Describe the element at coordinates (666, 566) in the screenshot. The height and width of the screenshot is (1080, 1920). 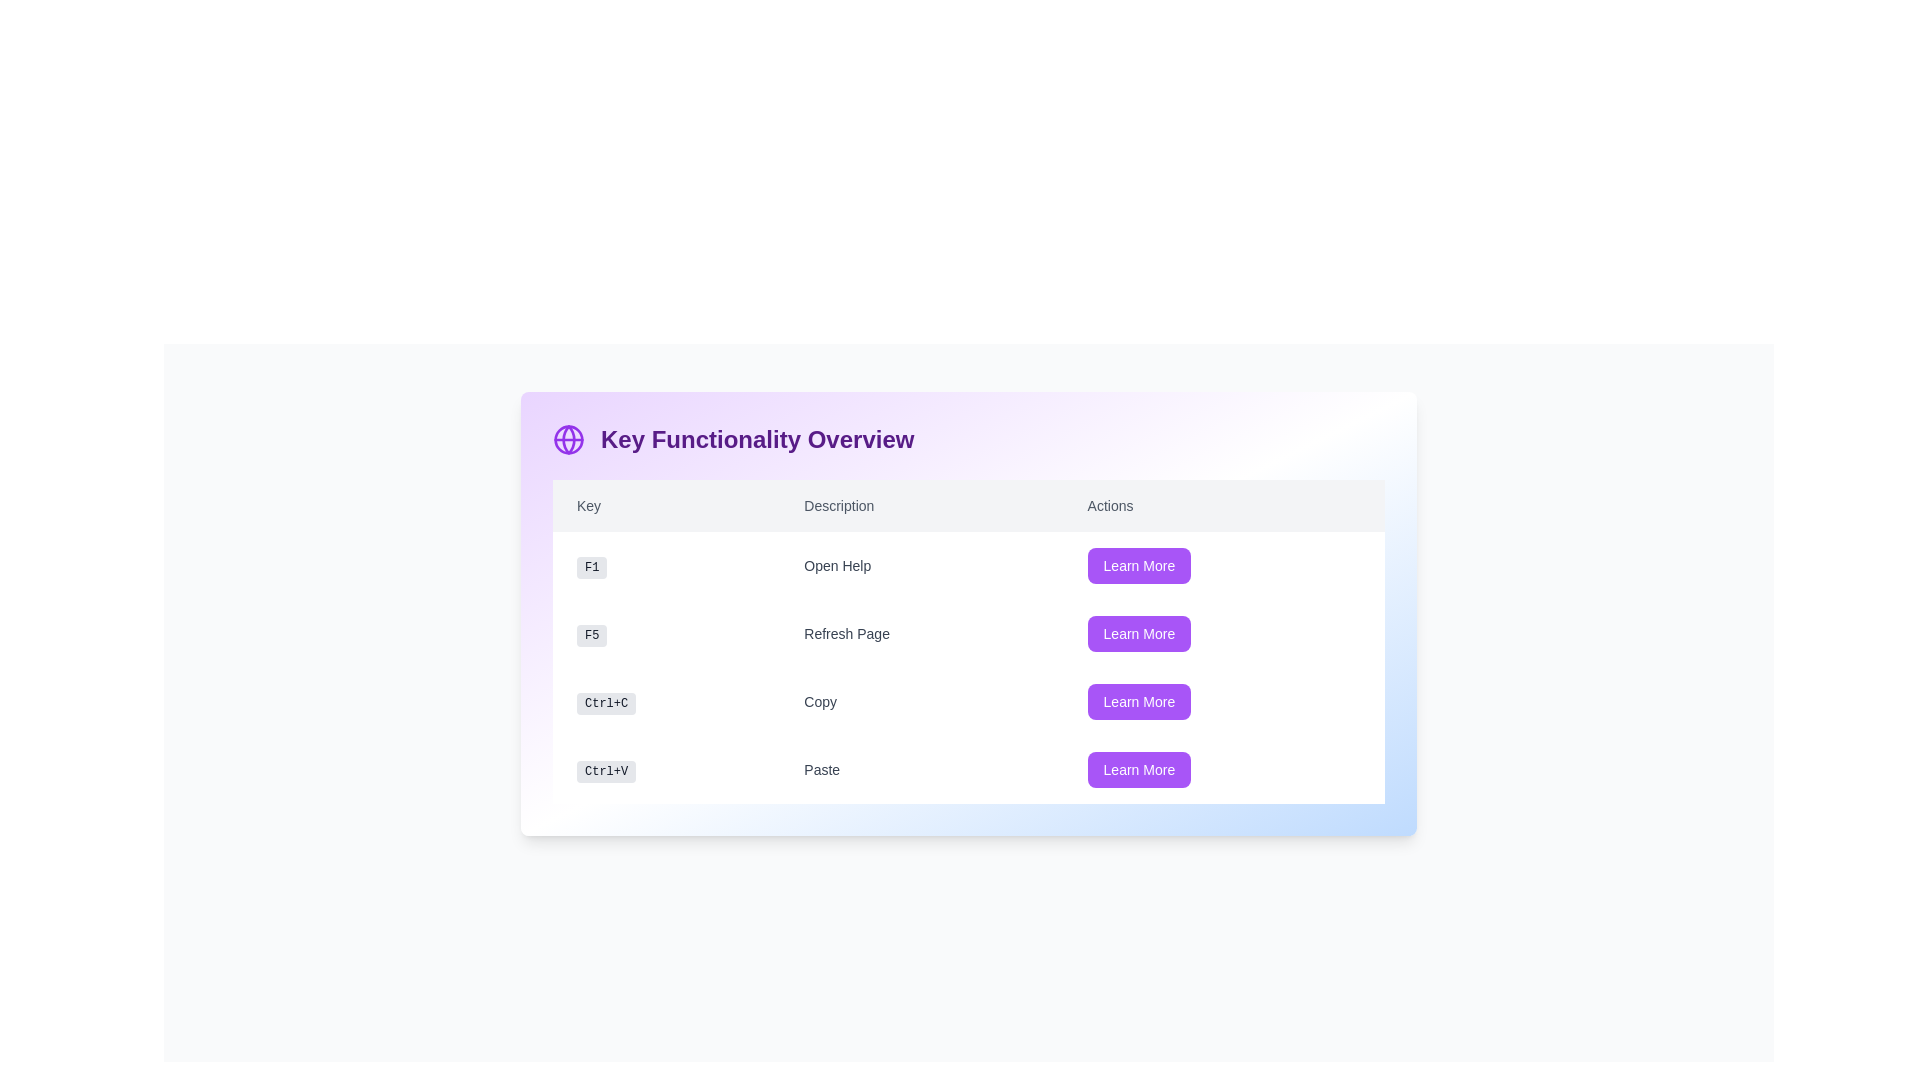
I see `the static text label element displaying 'F1'` at that location.